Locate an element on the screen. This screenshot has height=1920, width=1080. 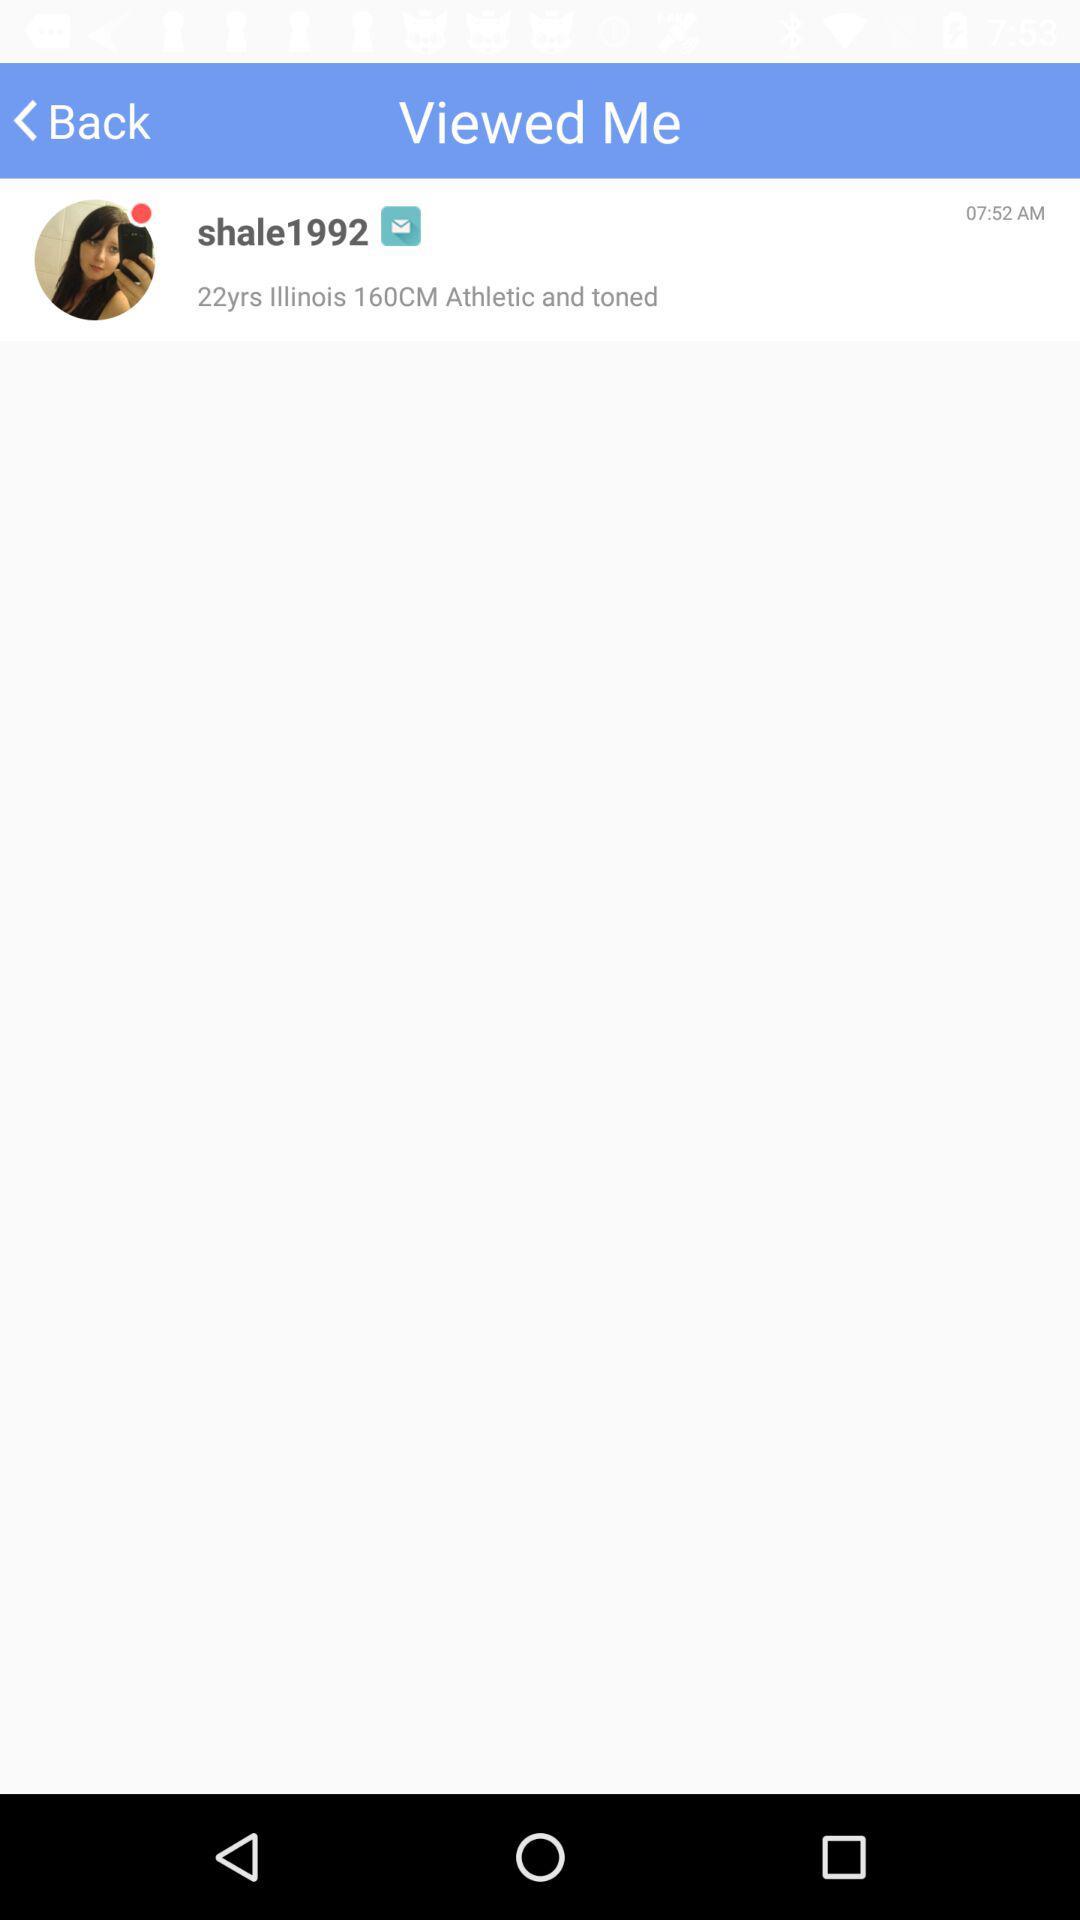
item above the 22yrs illinois 160cm is located at coordinates (283, 230).